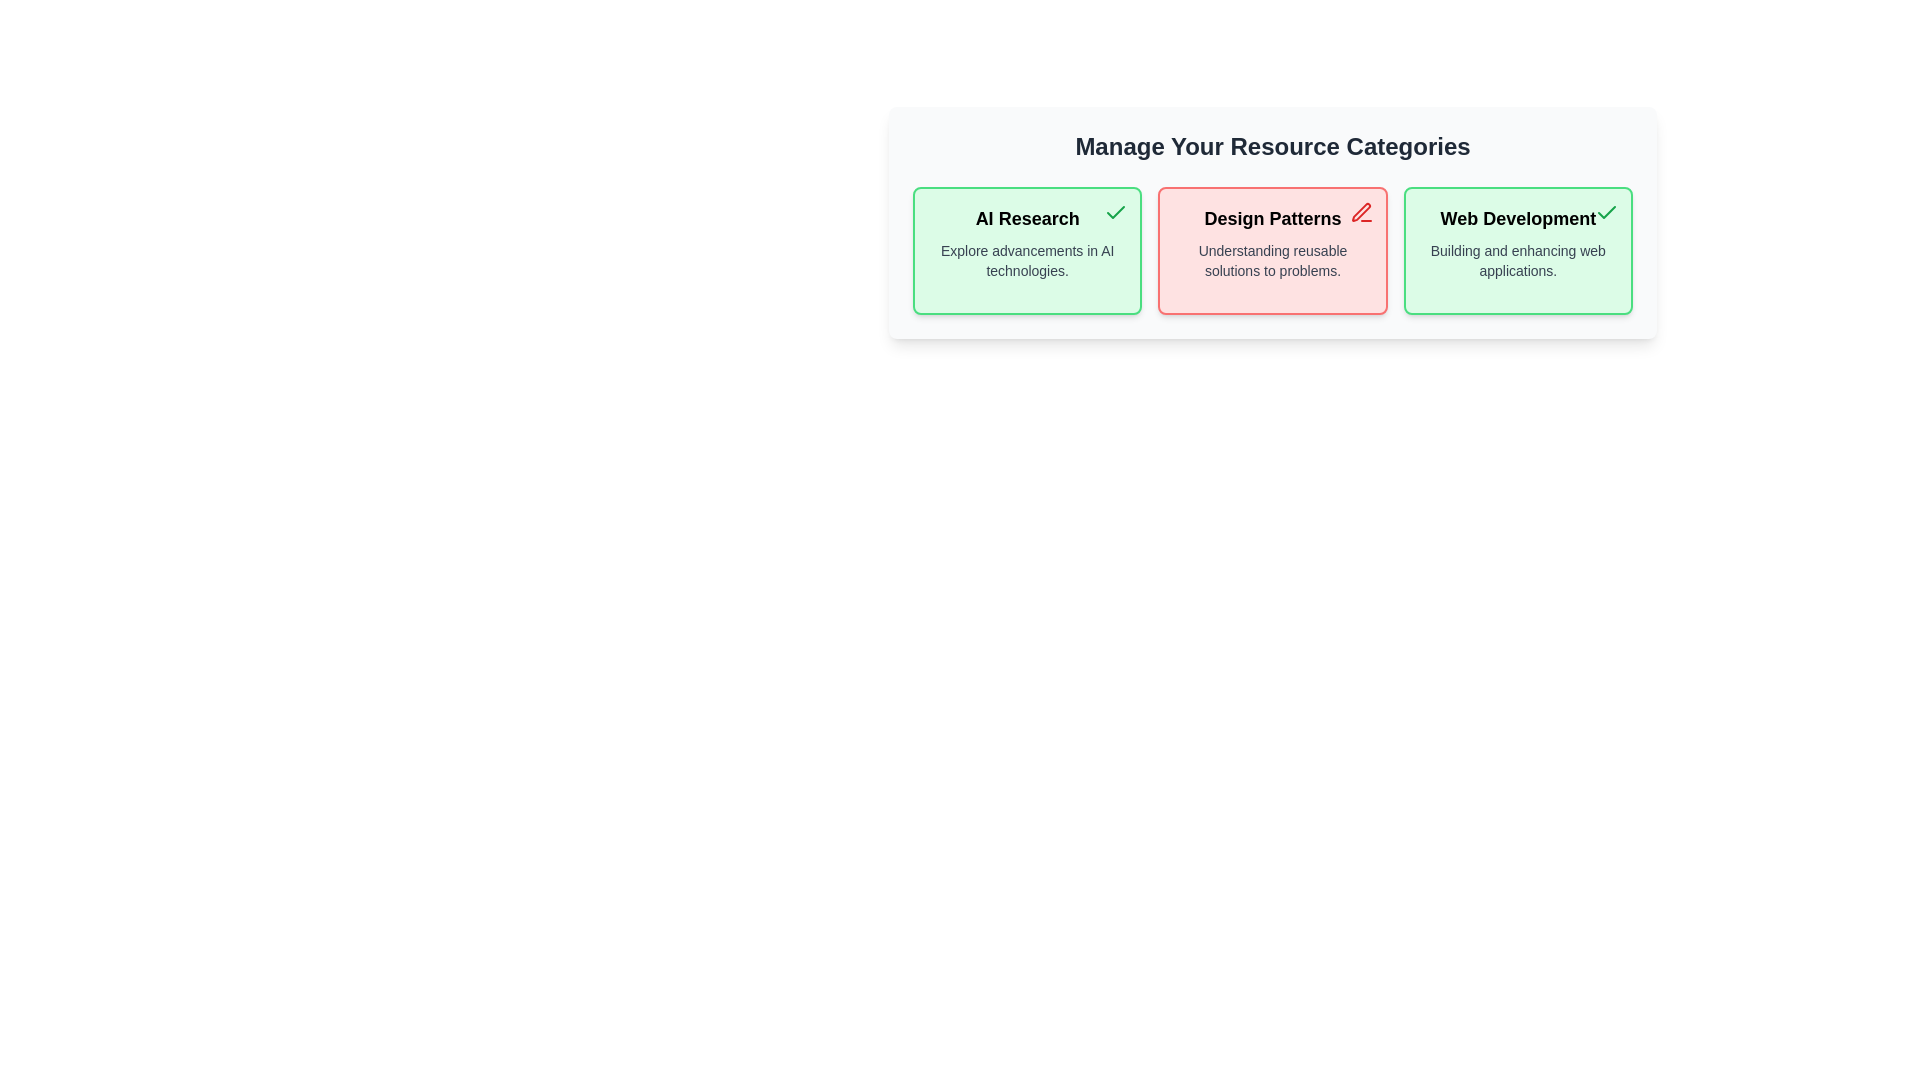 The height and width of the screenshot is (1080, 1920). What do you see at coordinates (1271, 219) in the screenshot?
I see `the text of the category name or description for Design Patterns` at bounding box center [1271, 219].